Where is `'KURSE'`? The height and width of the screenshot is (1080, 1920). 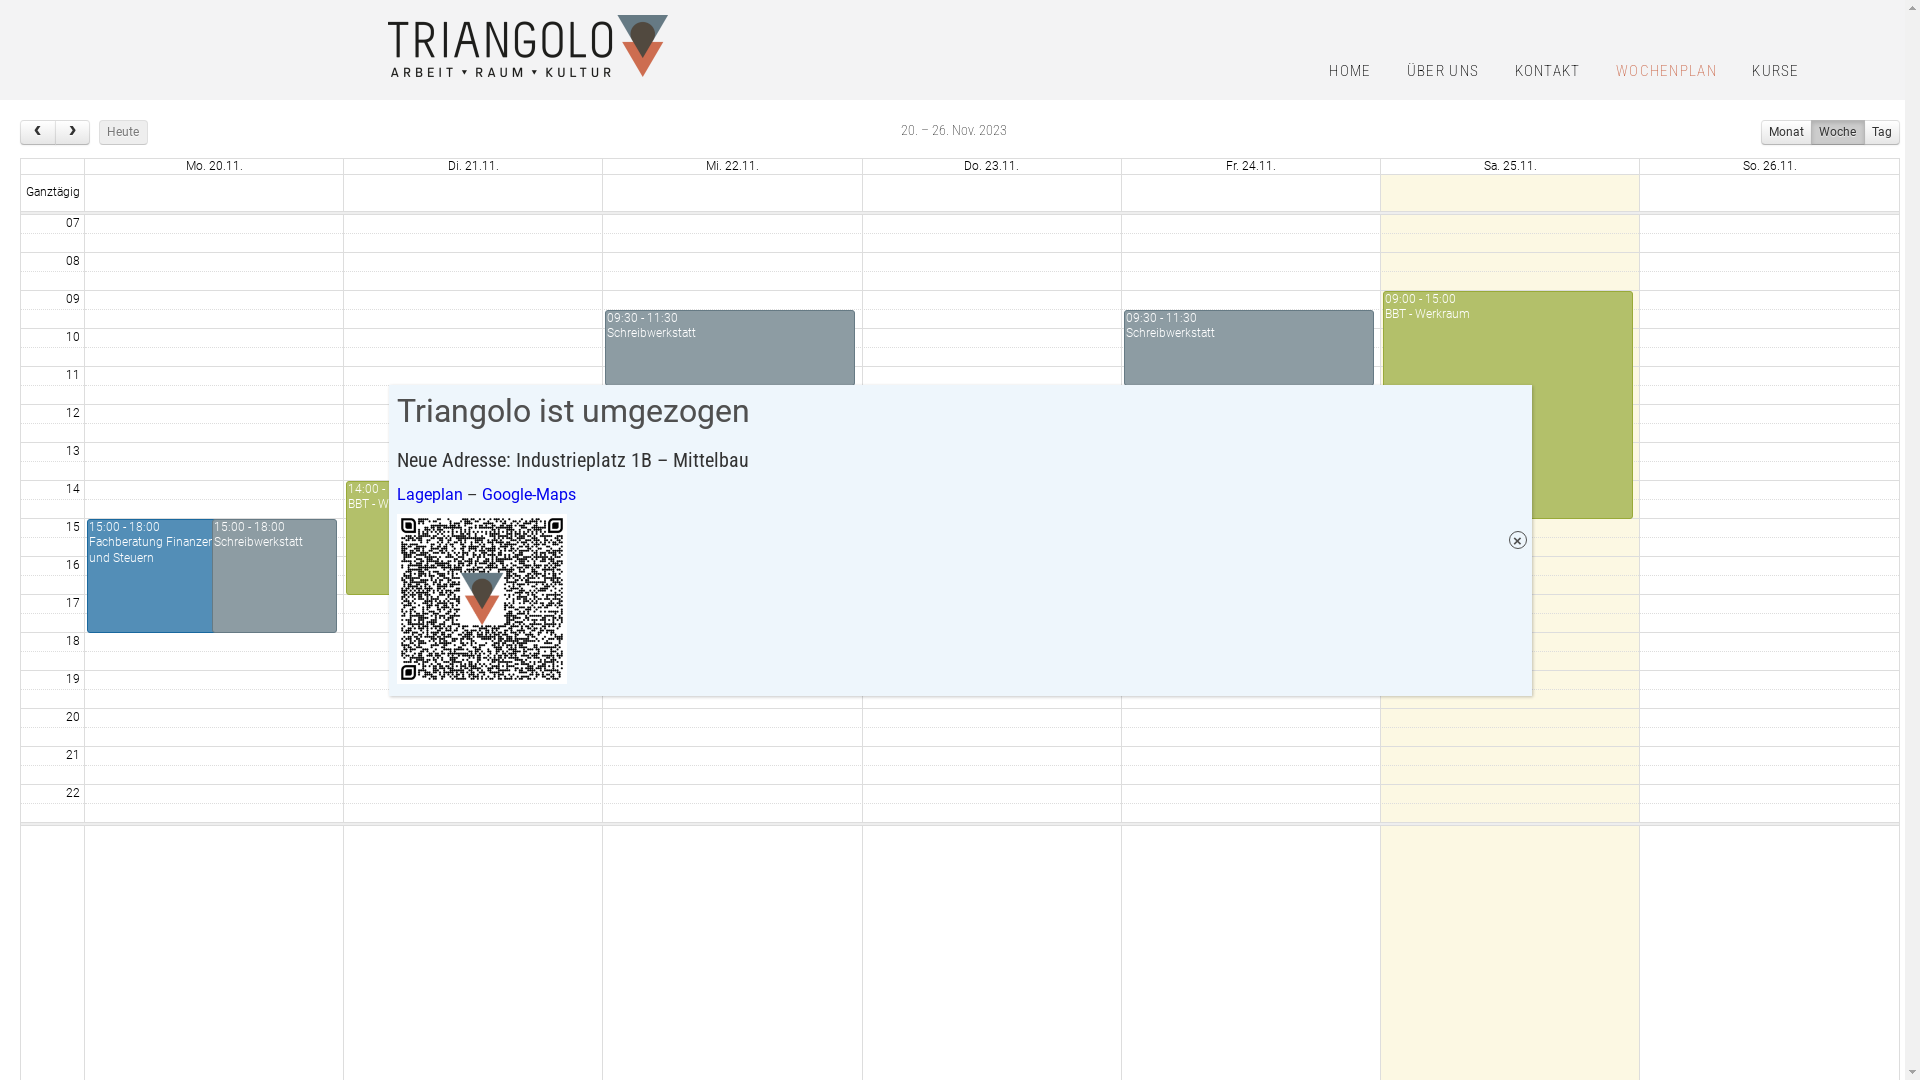 'KURSE' is located at coordinates (1736, 71).